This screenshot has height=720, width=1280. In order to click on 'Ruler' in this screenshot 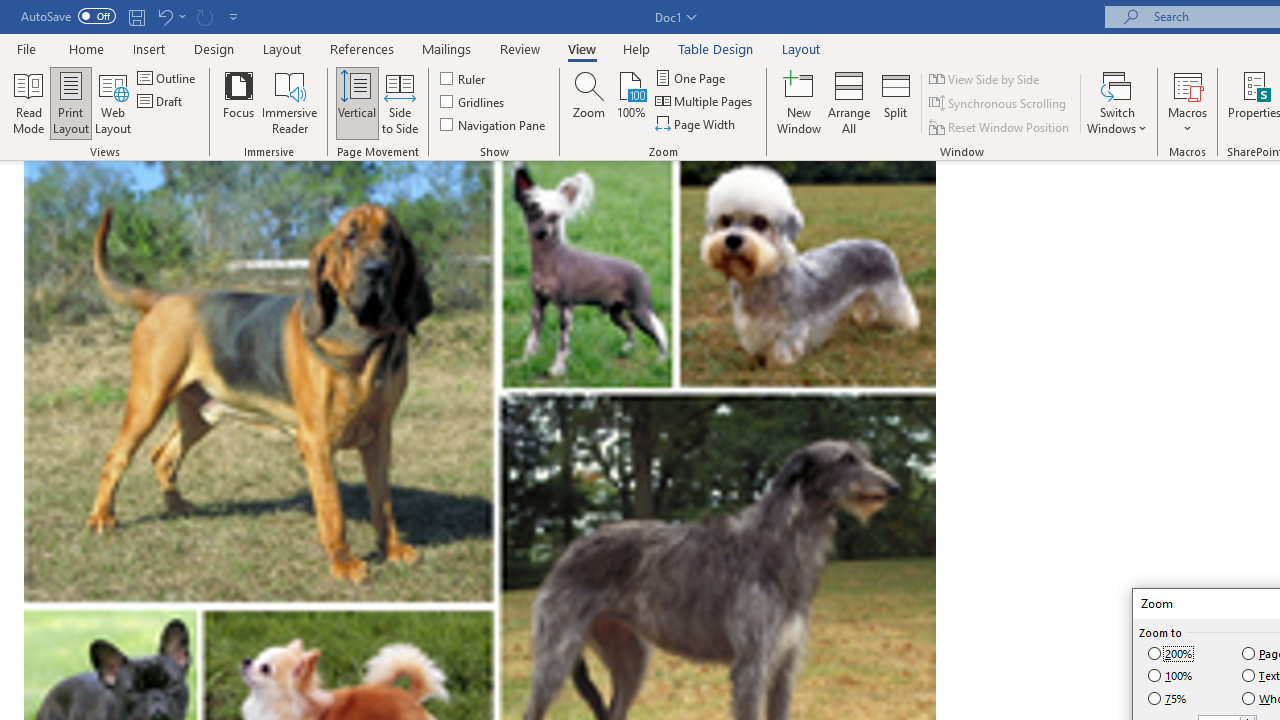, I will do `click(463, 77)`.